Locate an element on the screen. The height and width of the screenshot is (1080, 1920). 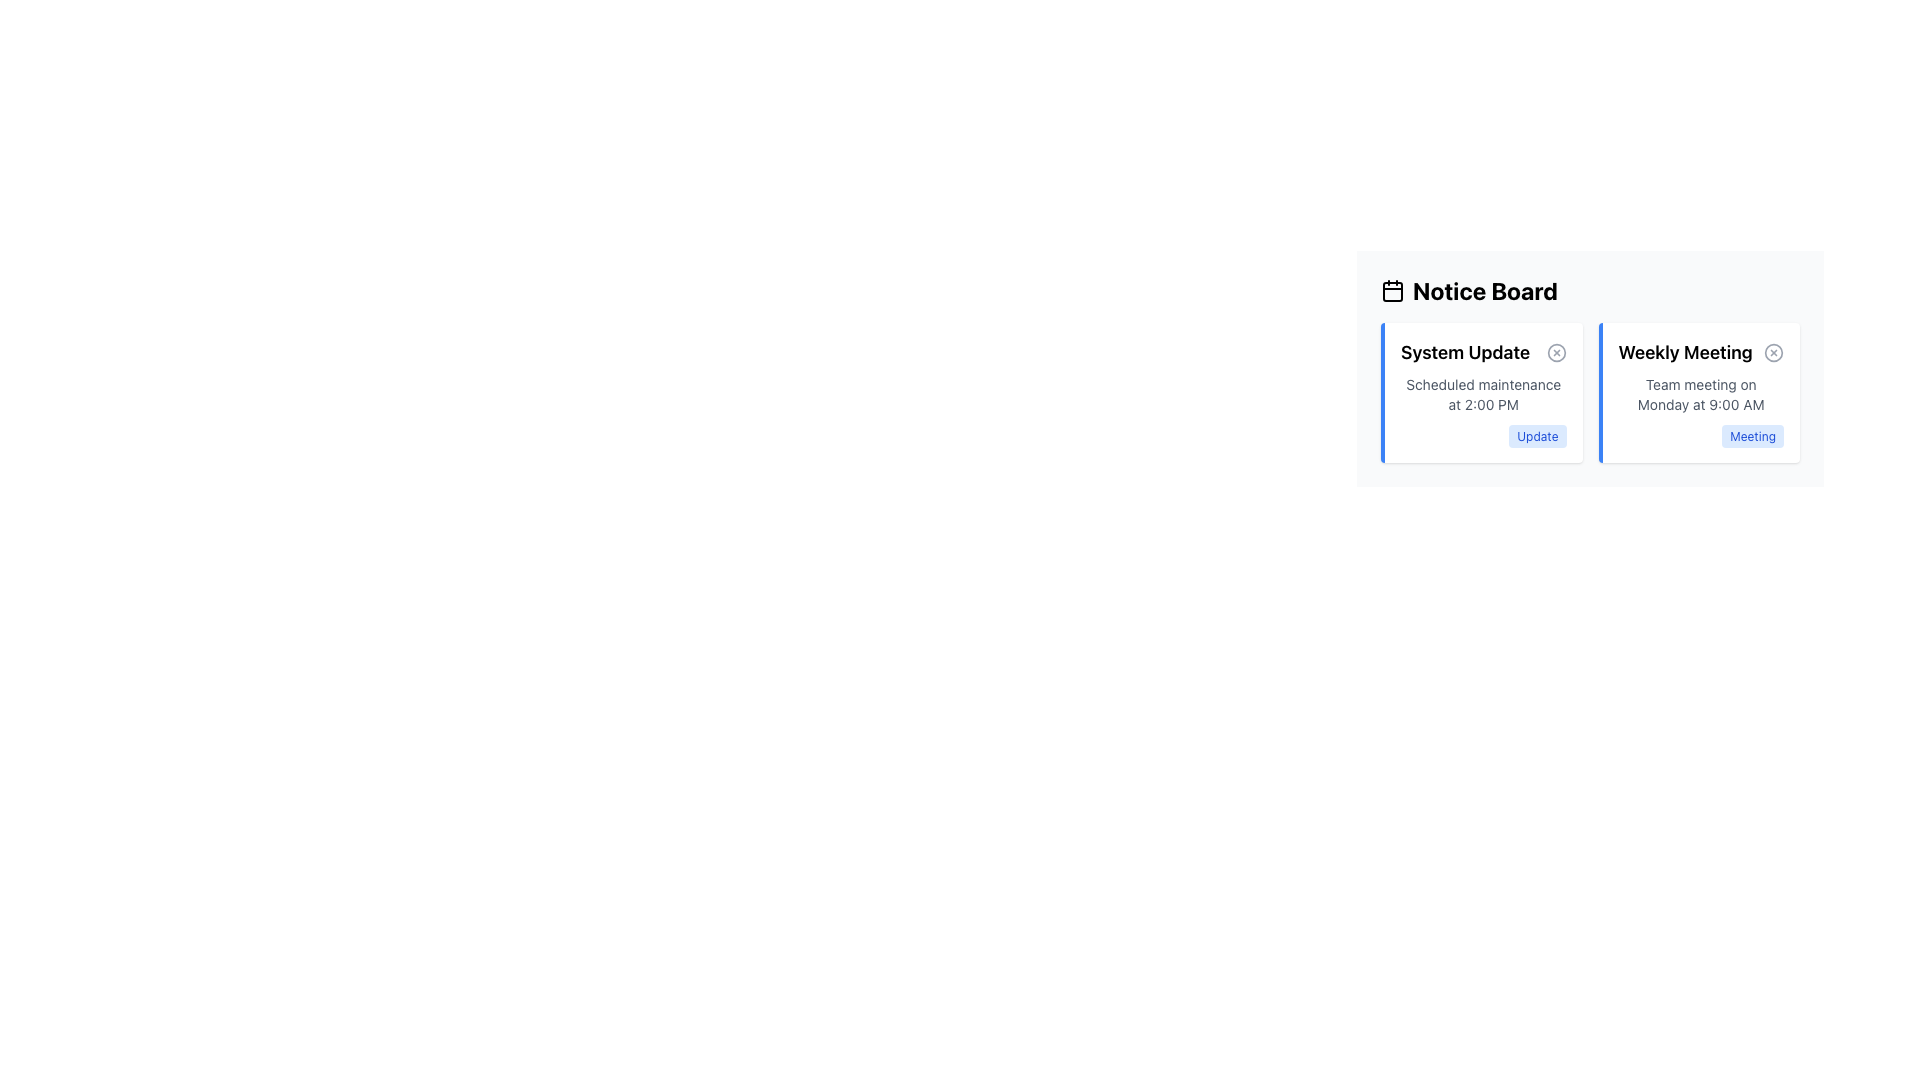
the 'Meeting' tag, which is a label-sized component with bold text on a blue background located at the bottom-right corner of the 'Weekly Meeting' section on the Notice Board is located at coordinates (1752, 435).